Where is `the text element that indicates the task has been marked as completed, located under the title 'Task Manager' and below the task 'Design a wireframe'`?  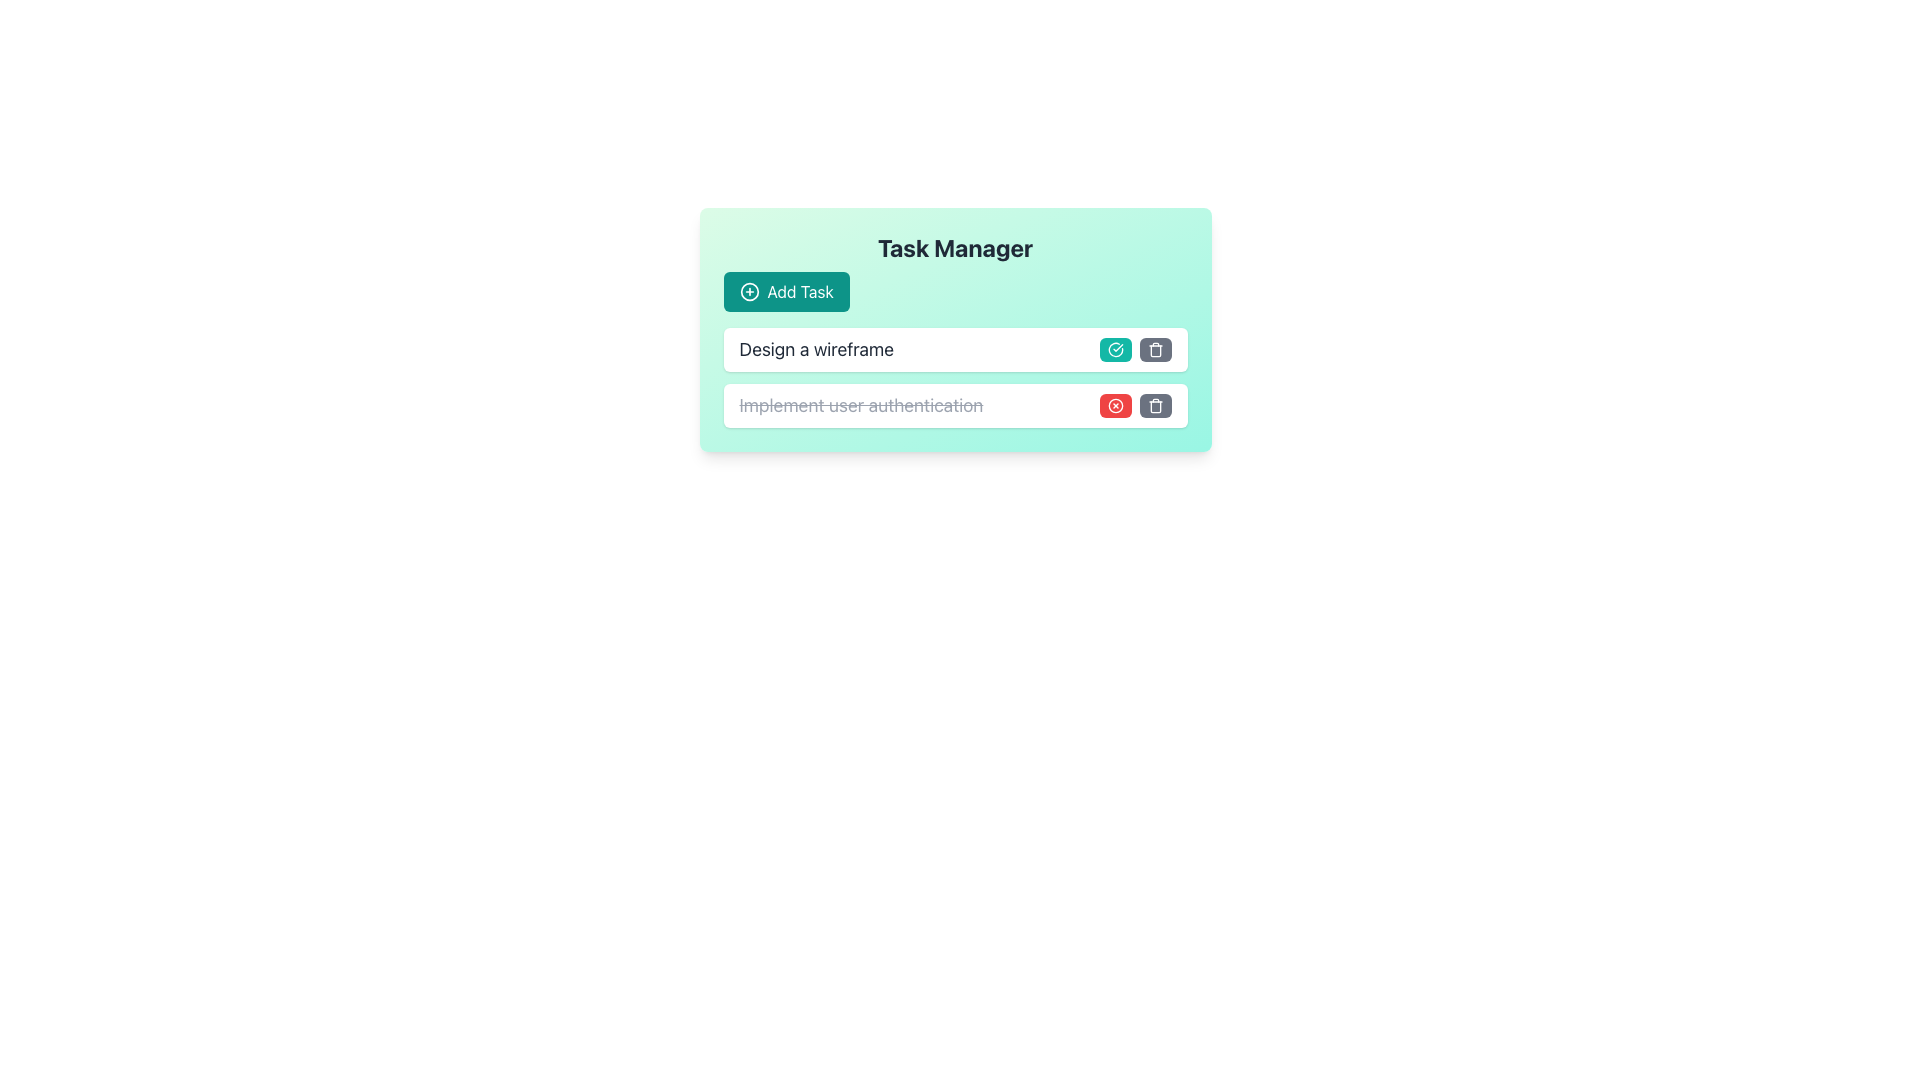
the text element that indicates the task has been marked as completed, located under the title 'Task Manager' and below the task 'Design a wireframe' is located at coordinates (861, 405).